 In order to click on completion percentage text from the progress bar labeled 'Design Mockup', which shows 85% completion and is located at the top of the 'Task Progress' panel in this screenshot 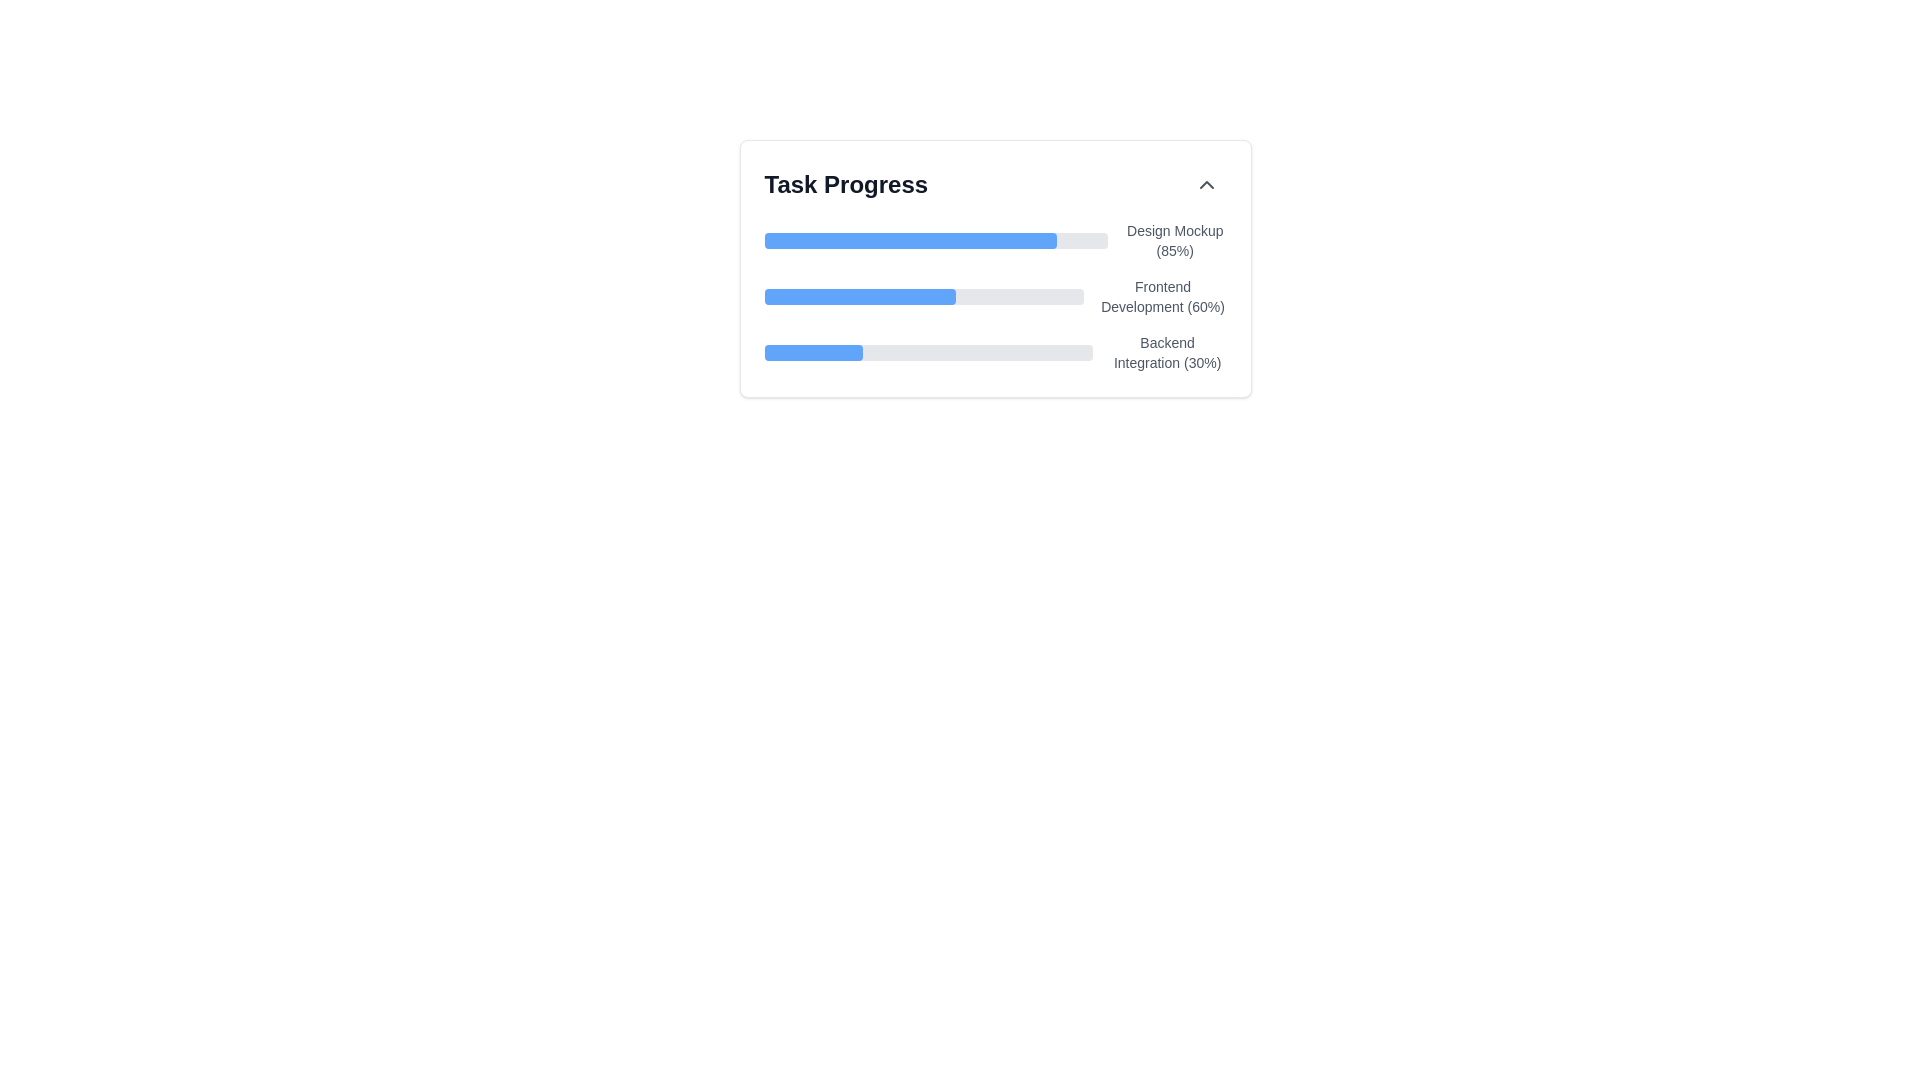, I will do `click(995, 239)`.